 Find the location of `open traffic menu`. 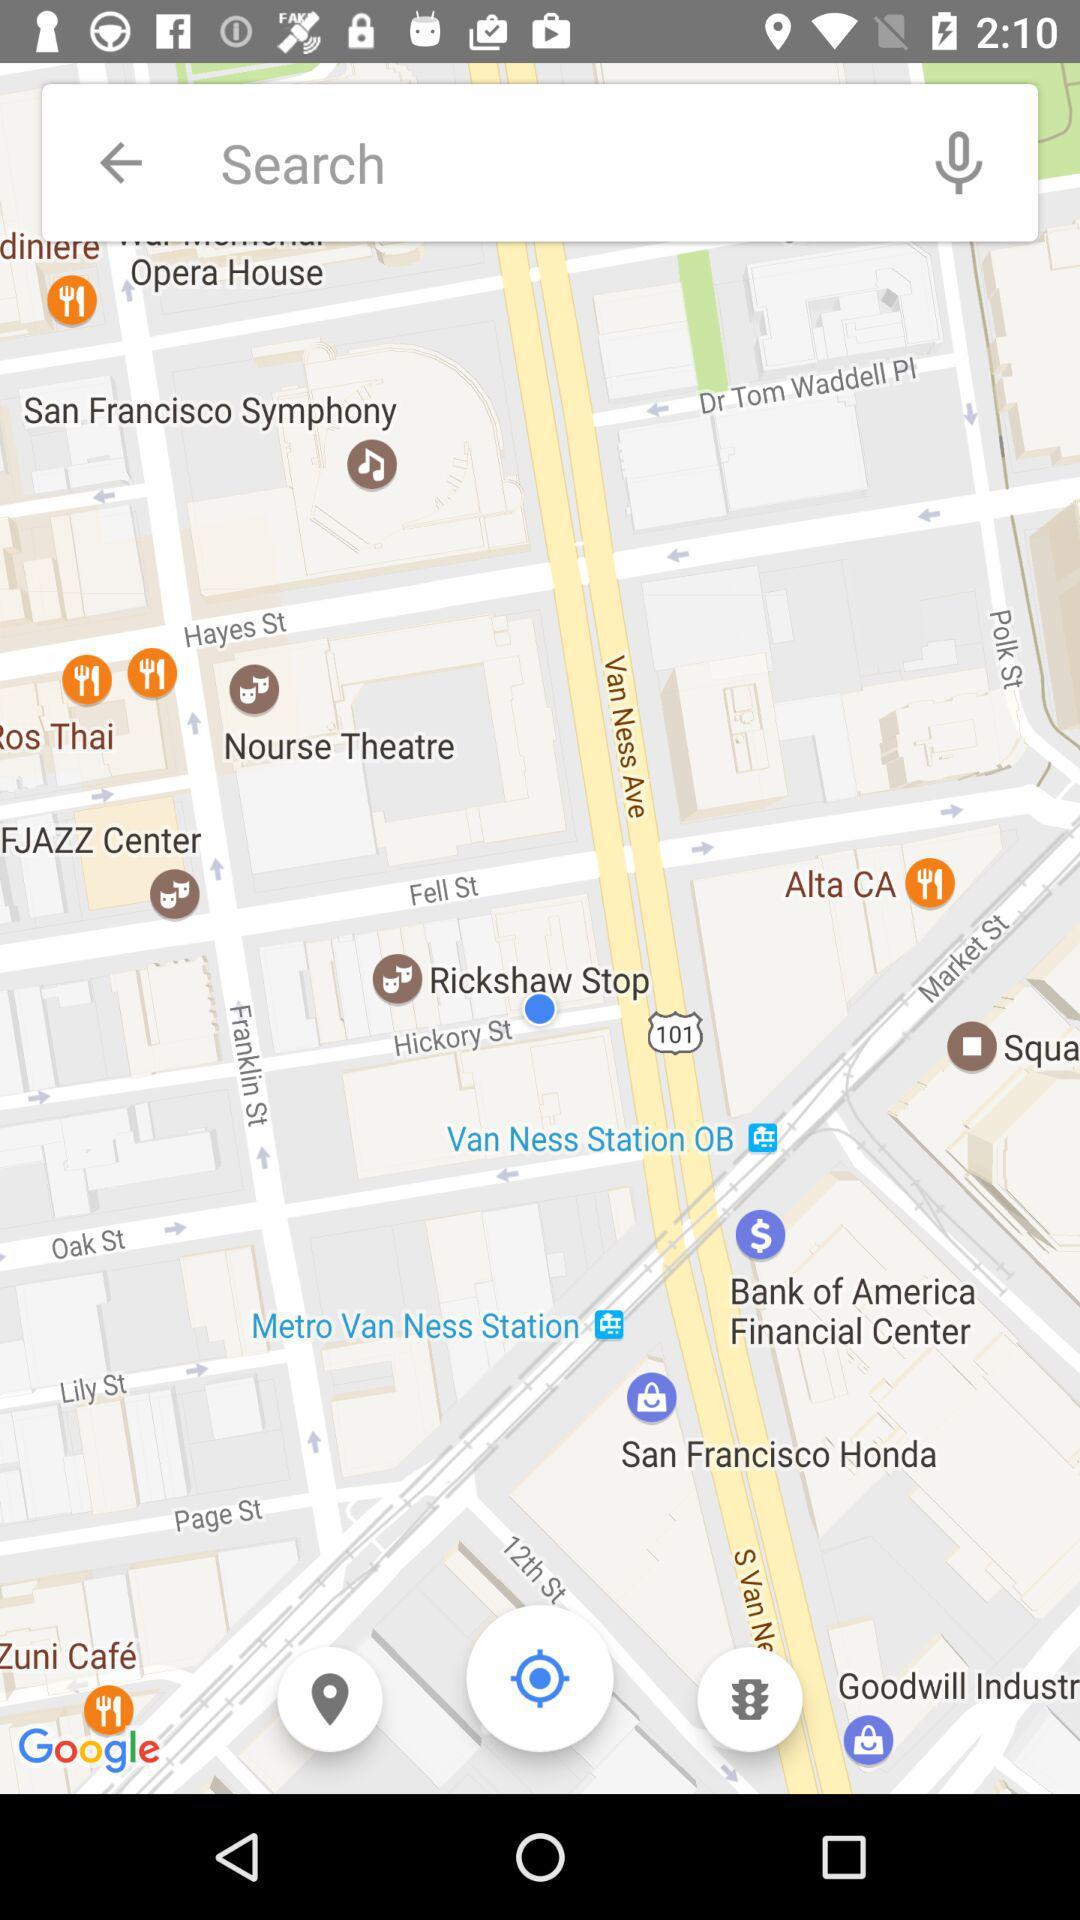

open traffic menu is located at coordinates (749, 1698).